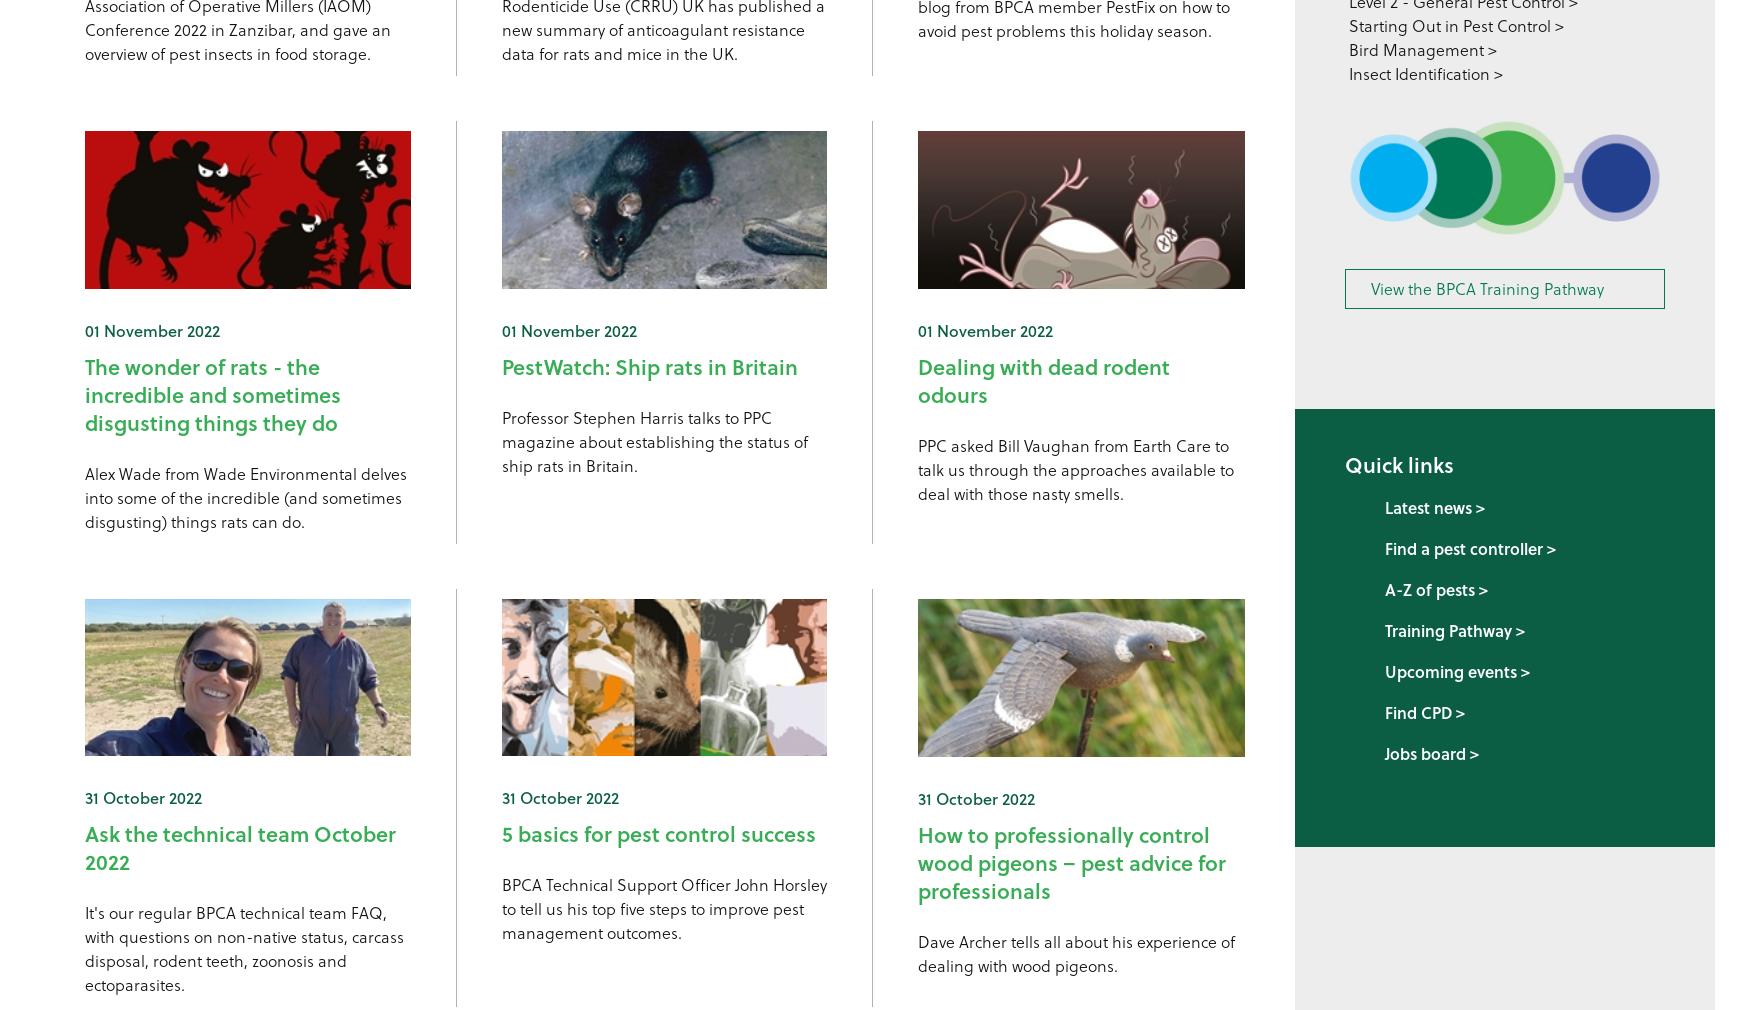 Image resolution: width=1750 pixels, height=1010 pixels. I want to click on 'Dave Archer tells all about his experience of dealing with wood pigeons.', so click(1076, 952).